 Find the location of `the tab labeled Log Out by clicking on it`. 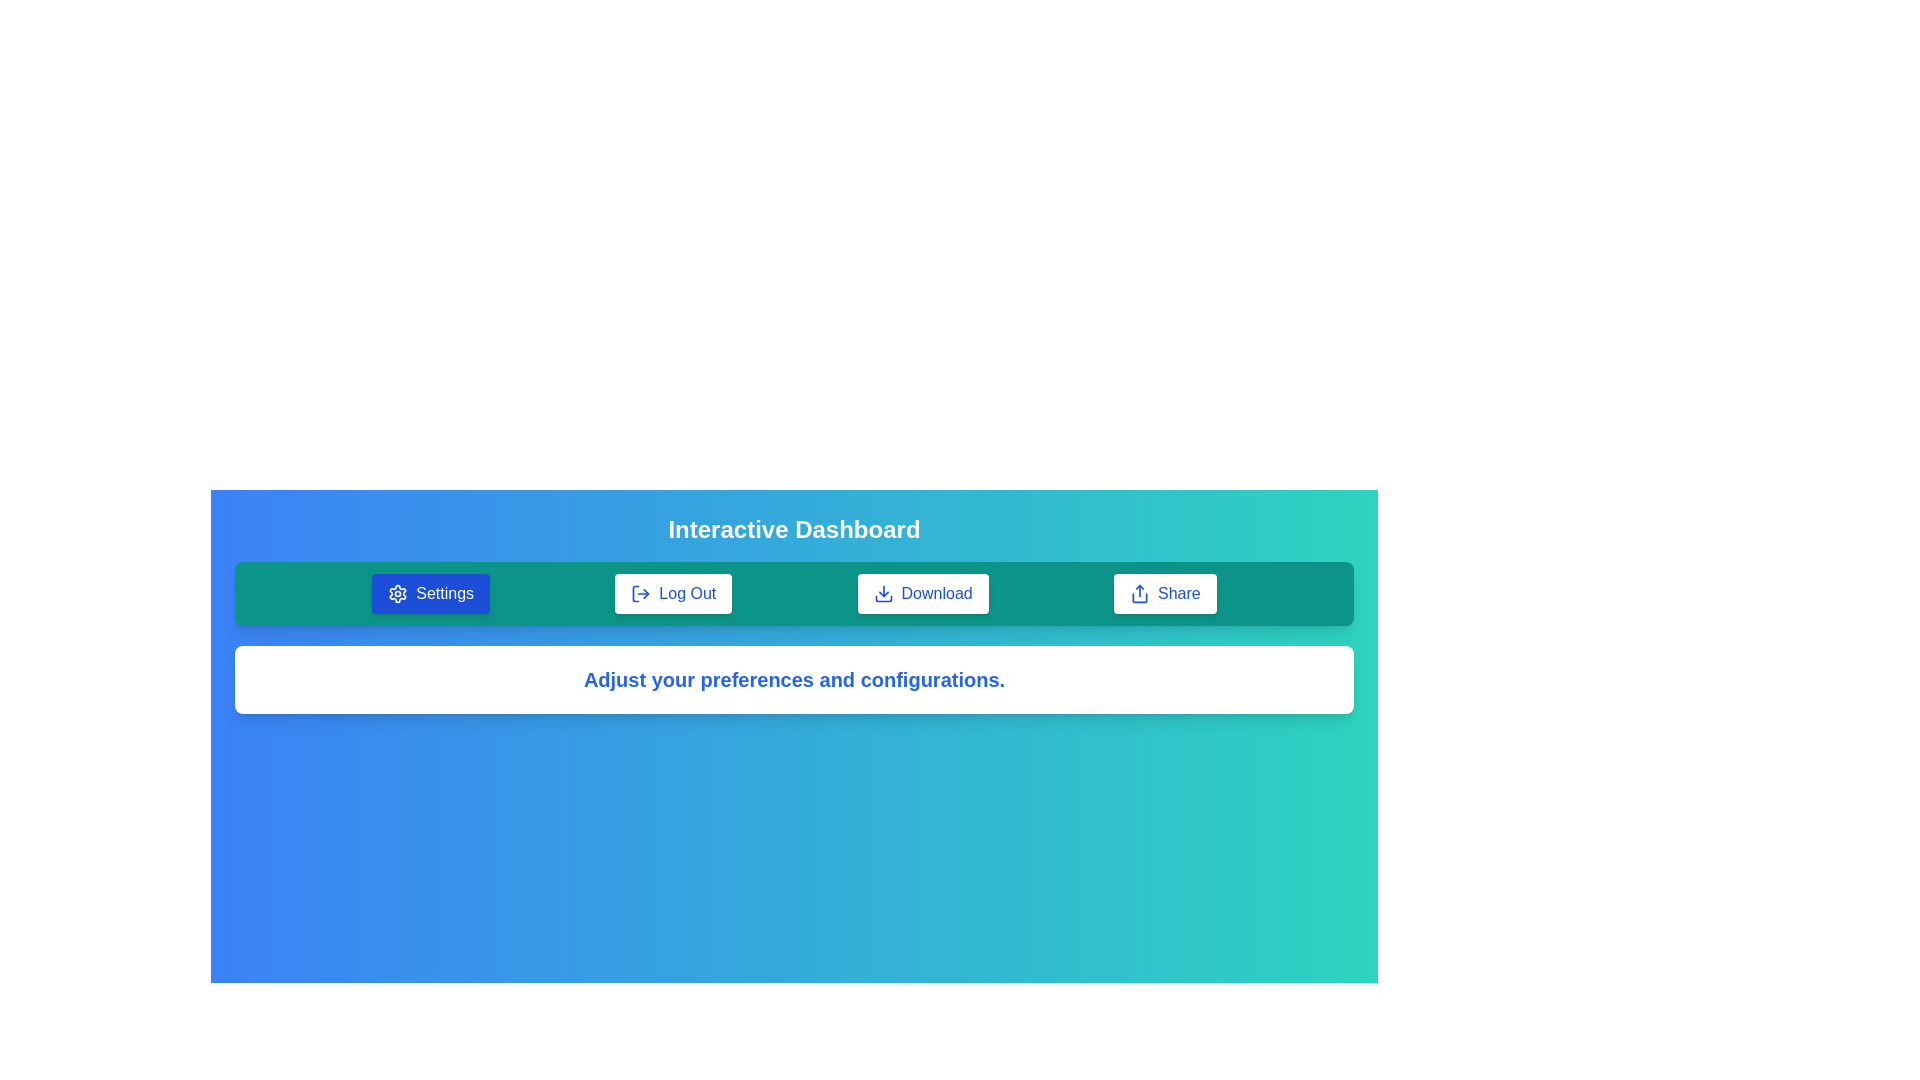

the tab labeled Log Out by clicking on it is located at coordinates (673, 593).